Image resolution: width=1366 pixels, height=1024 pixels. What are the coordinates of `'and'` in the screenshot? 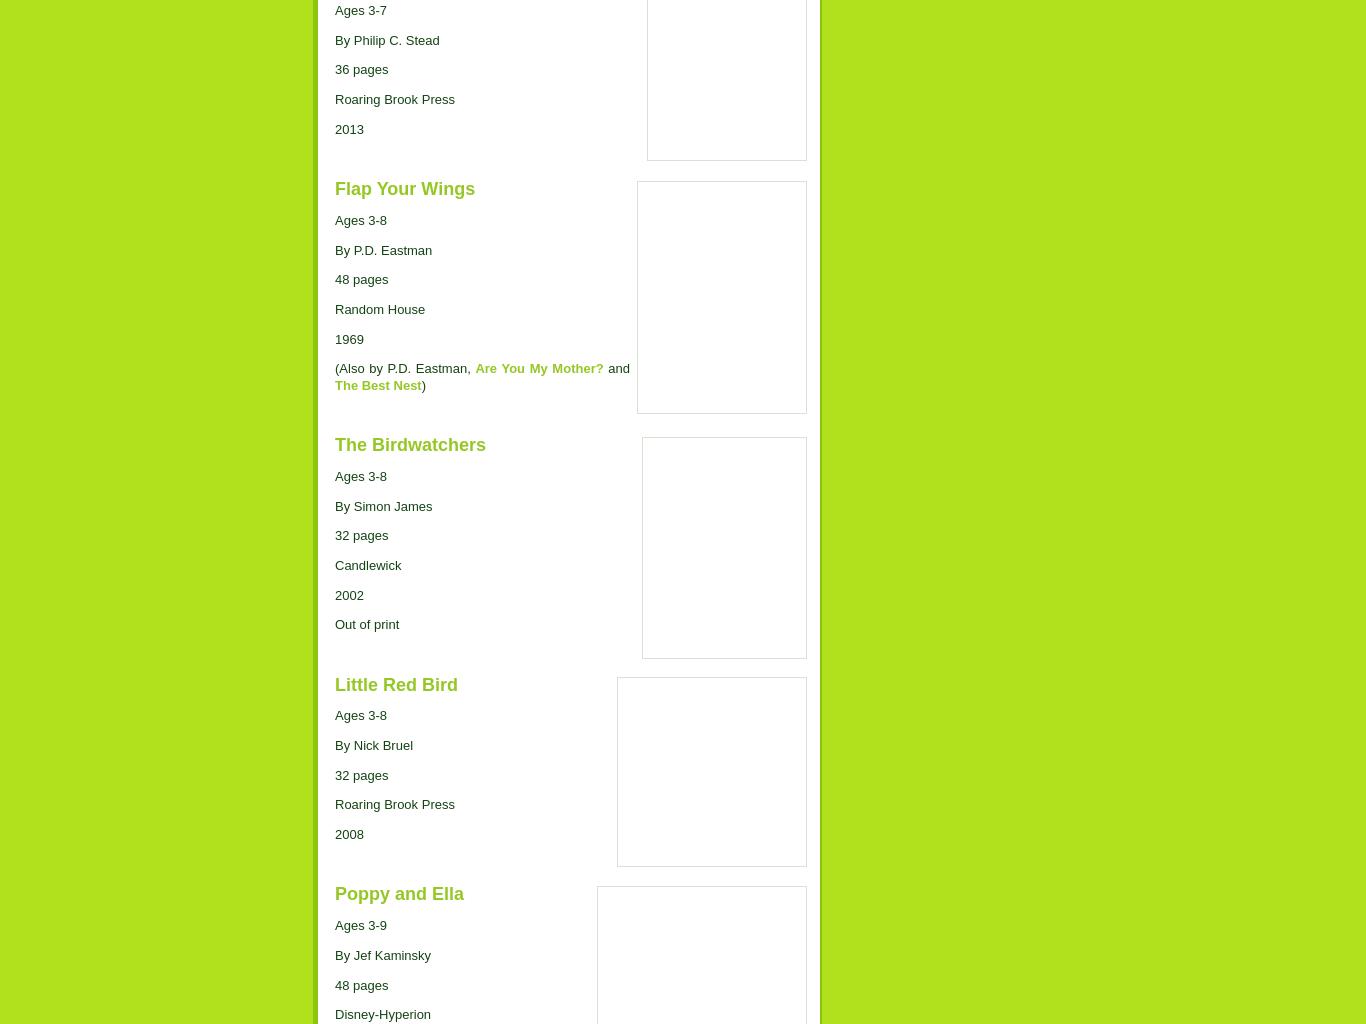 It's located at (617, 368).